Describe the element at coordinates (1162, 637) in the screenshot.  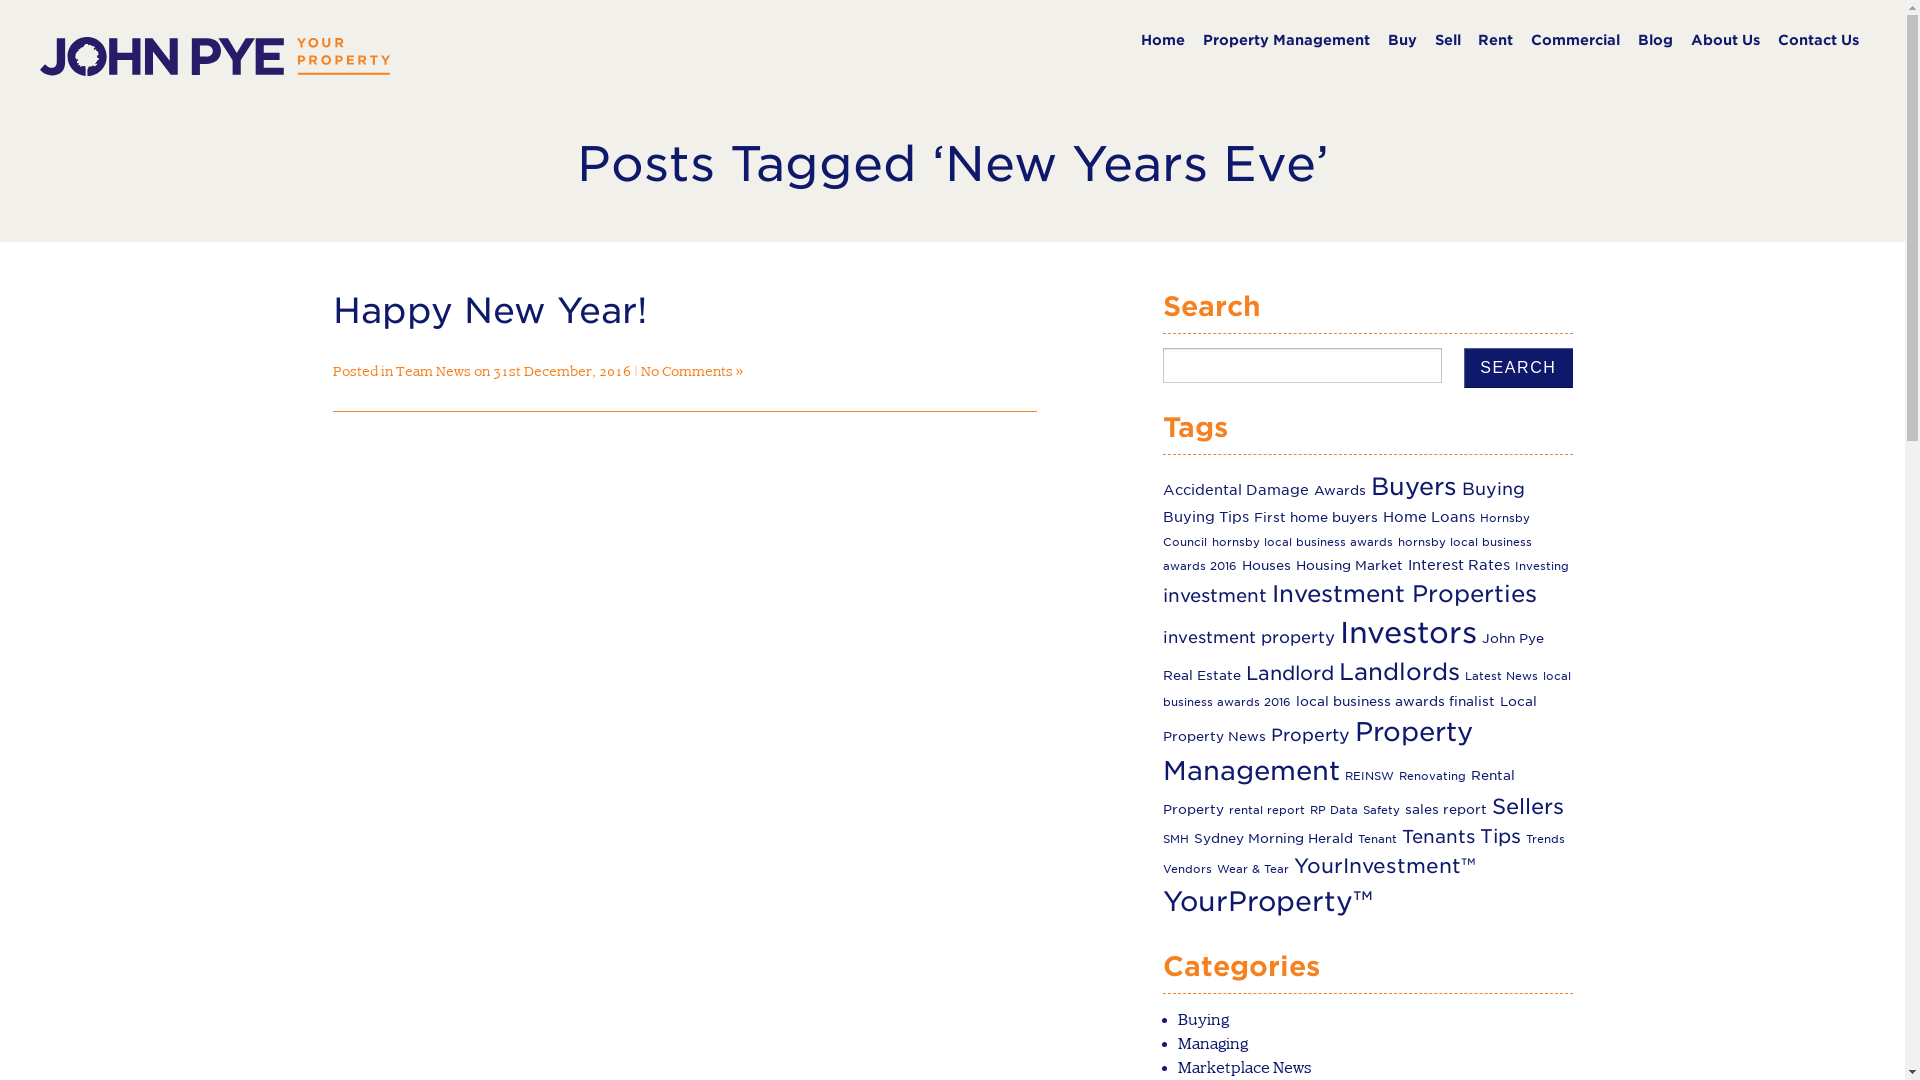
I see `'investment property'` at that location.